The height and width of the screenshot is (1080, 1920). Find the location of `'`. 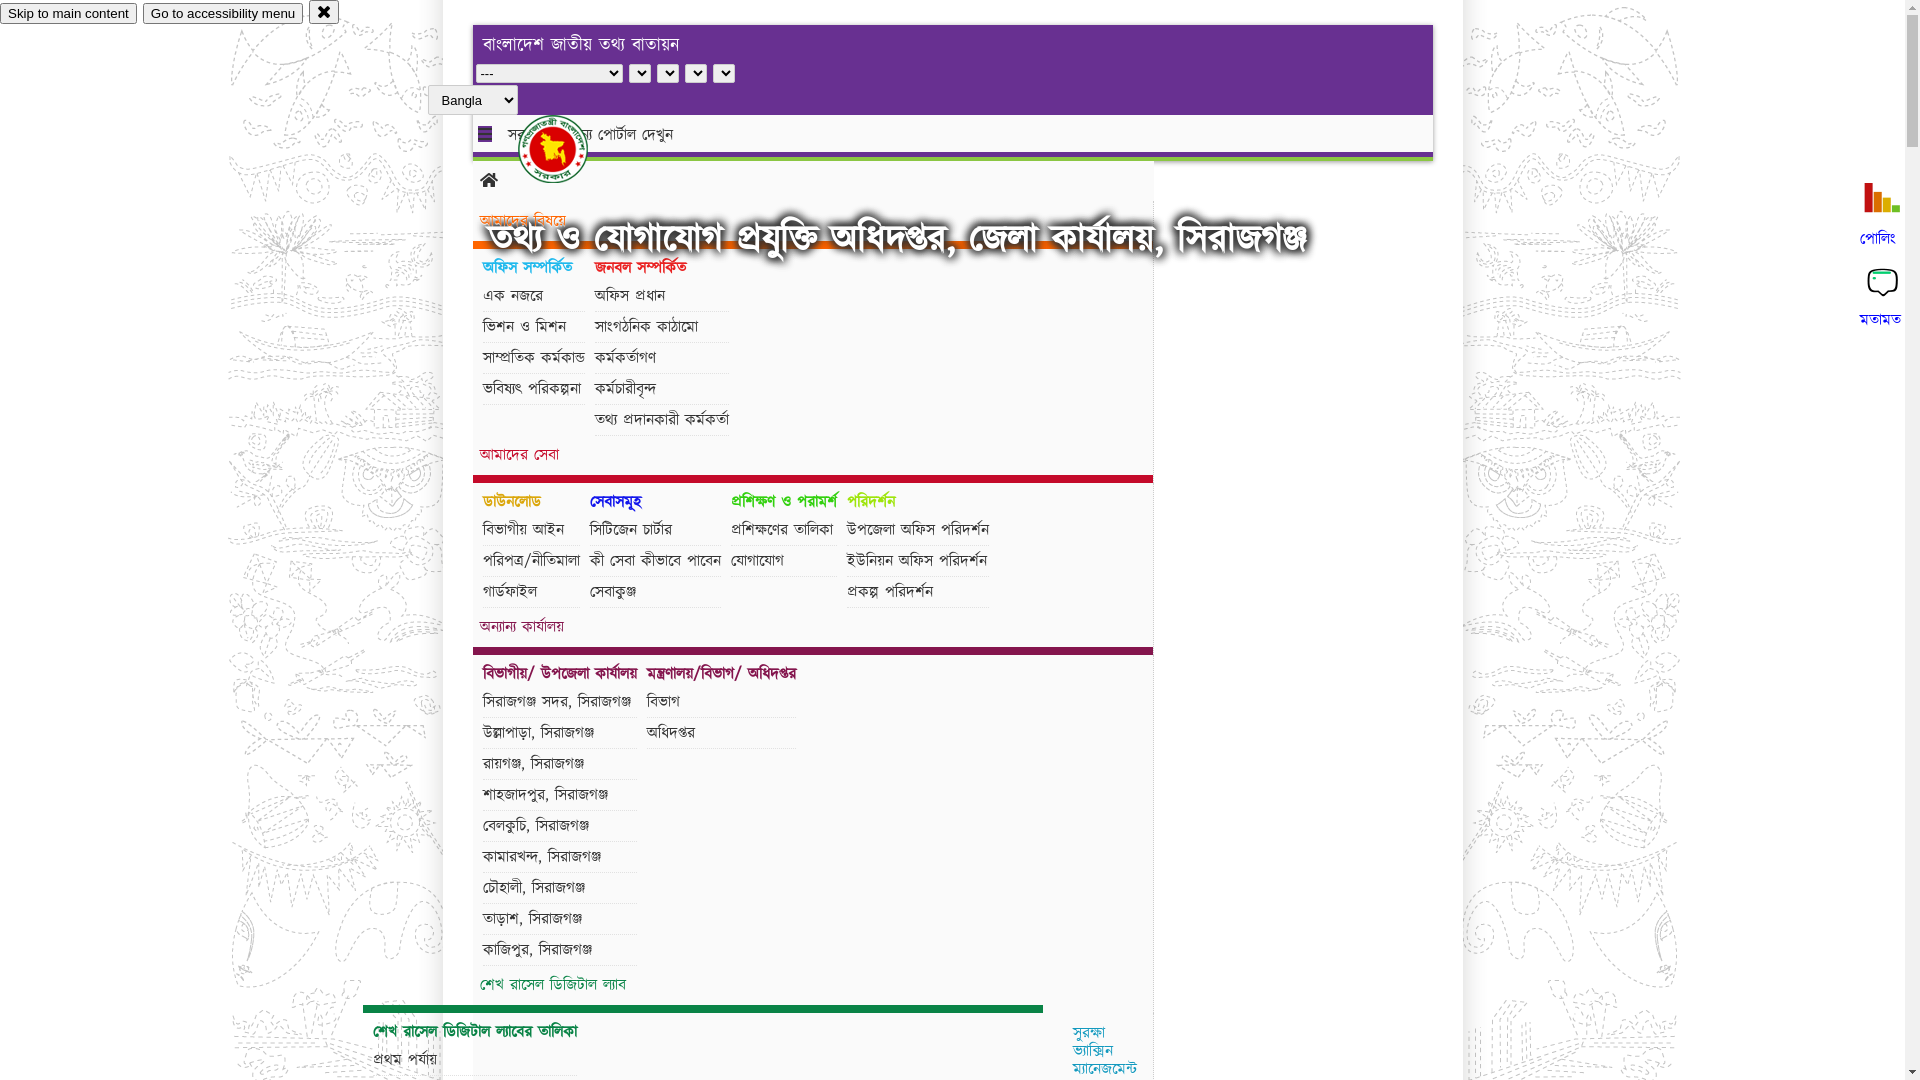

' is located at coordinates (569, 148).